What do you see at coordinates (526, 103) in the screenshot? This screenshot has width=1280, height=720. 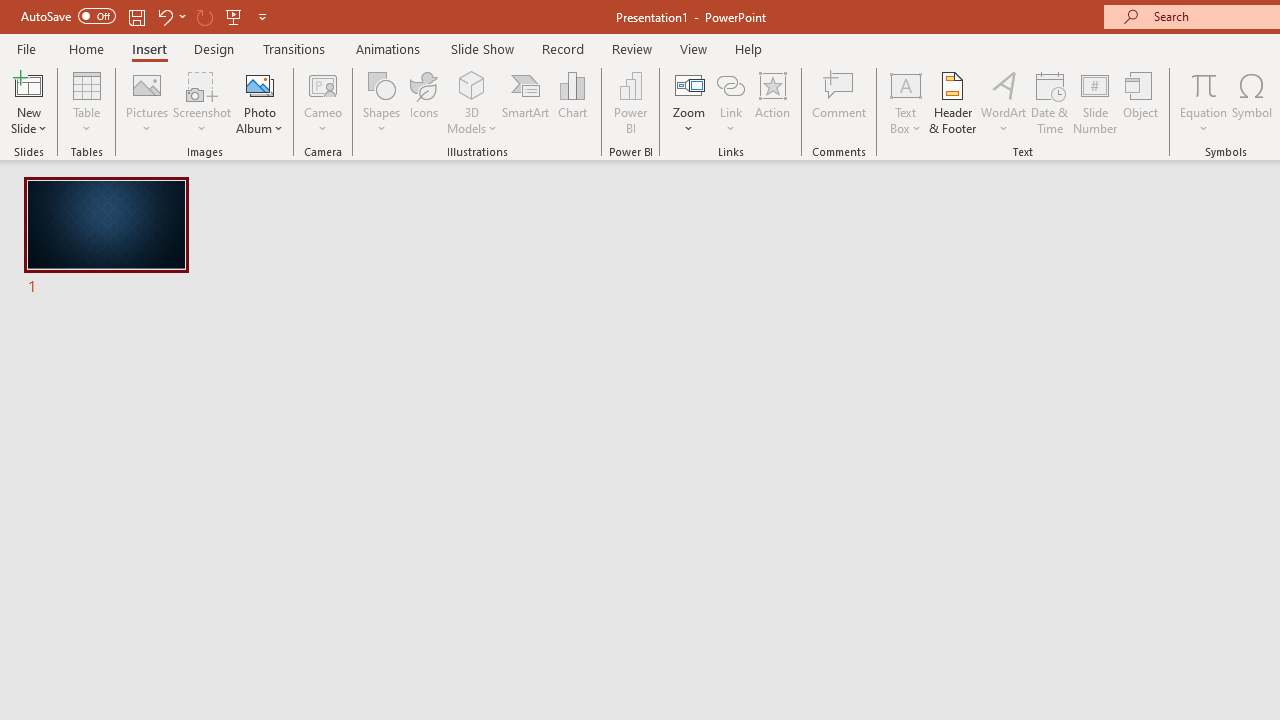 I see `'SmartArt...'` at bounding box center [526, 103].